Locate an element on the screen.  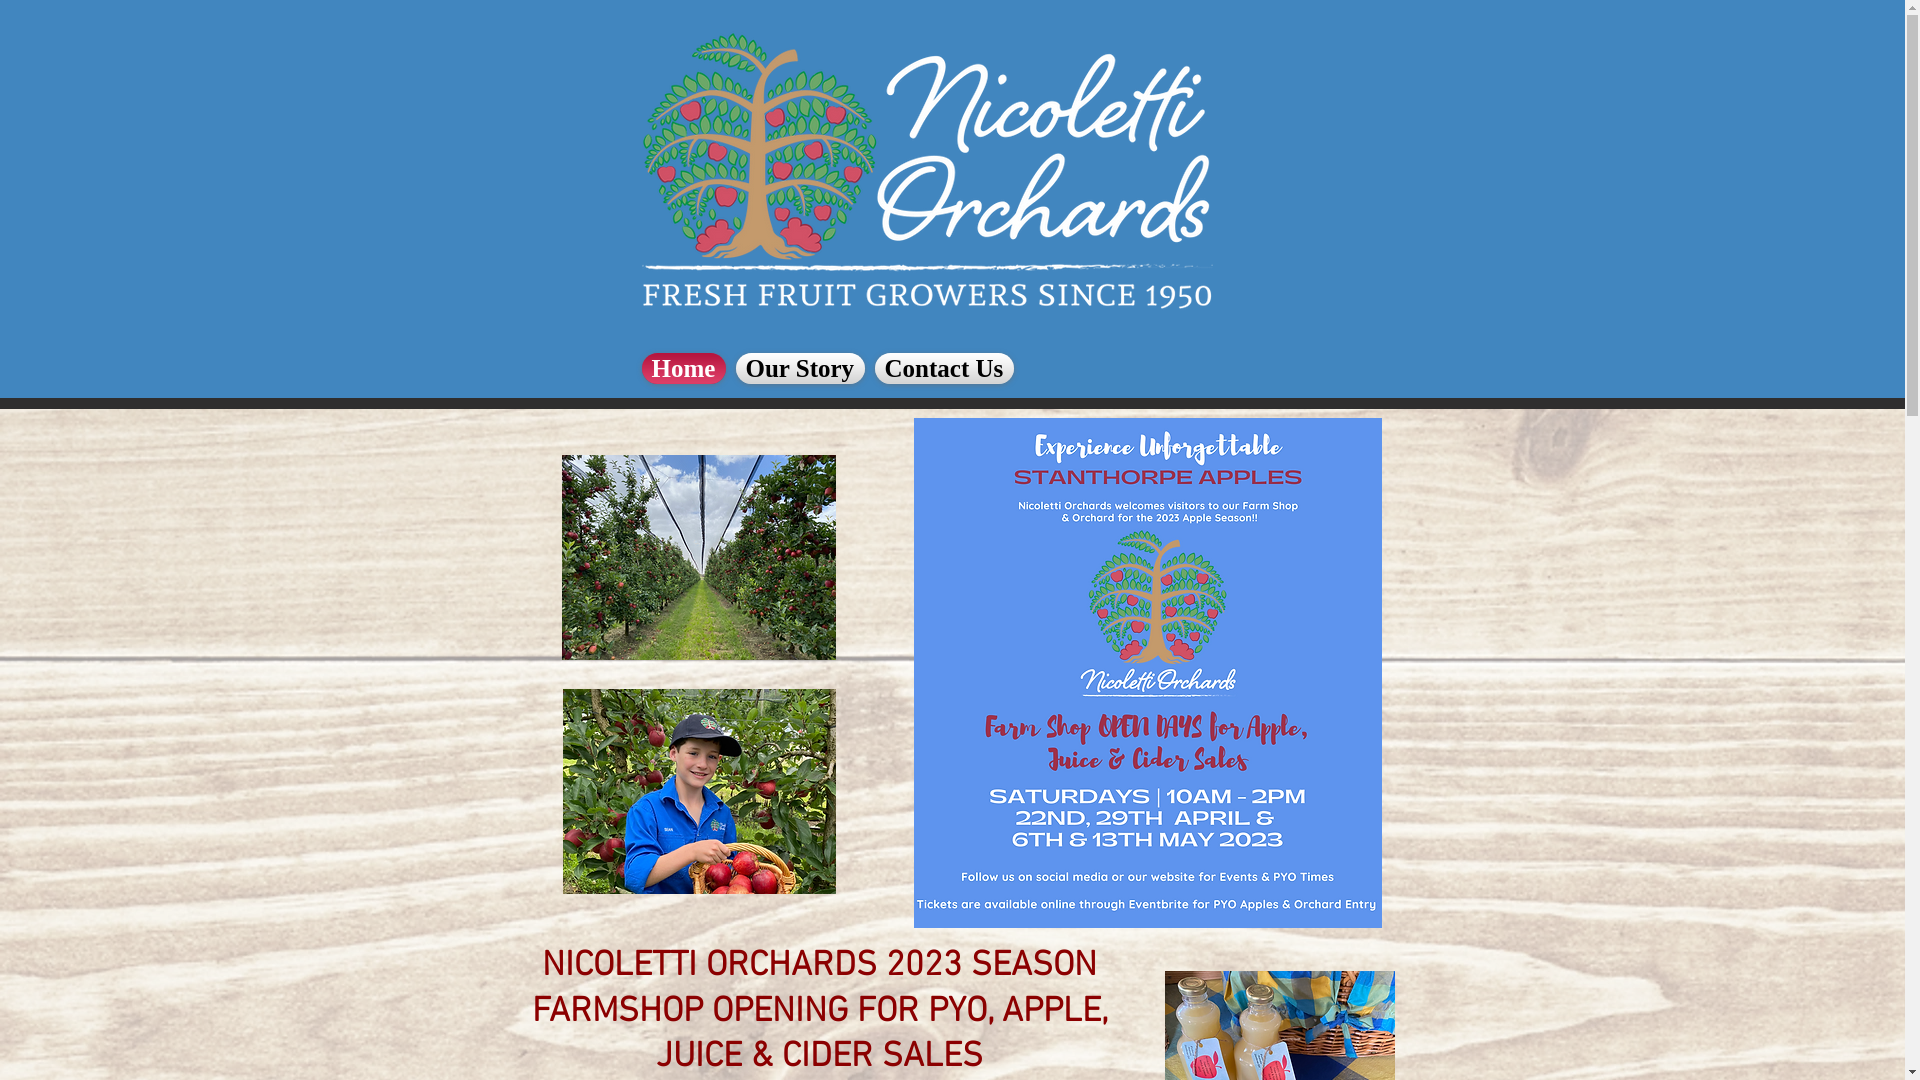
'Home' is located at coordinates (686, 368).